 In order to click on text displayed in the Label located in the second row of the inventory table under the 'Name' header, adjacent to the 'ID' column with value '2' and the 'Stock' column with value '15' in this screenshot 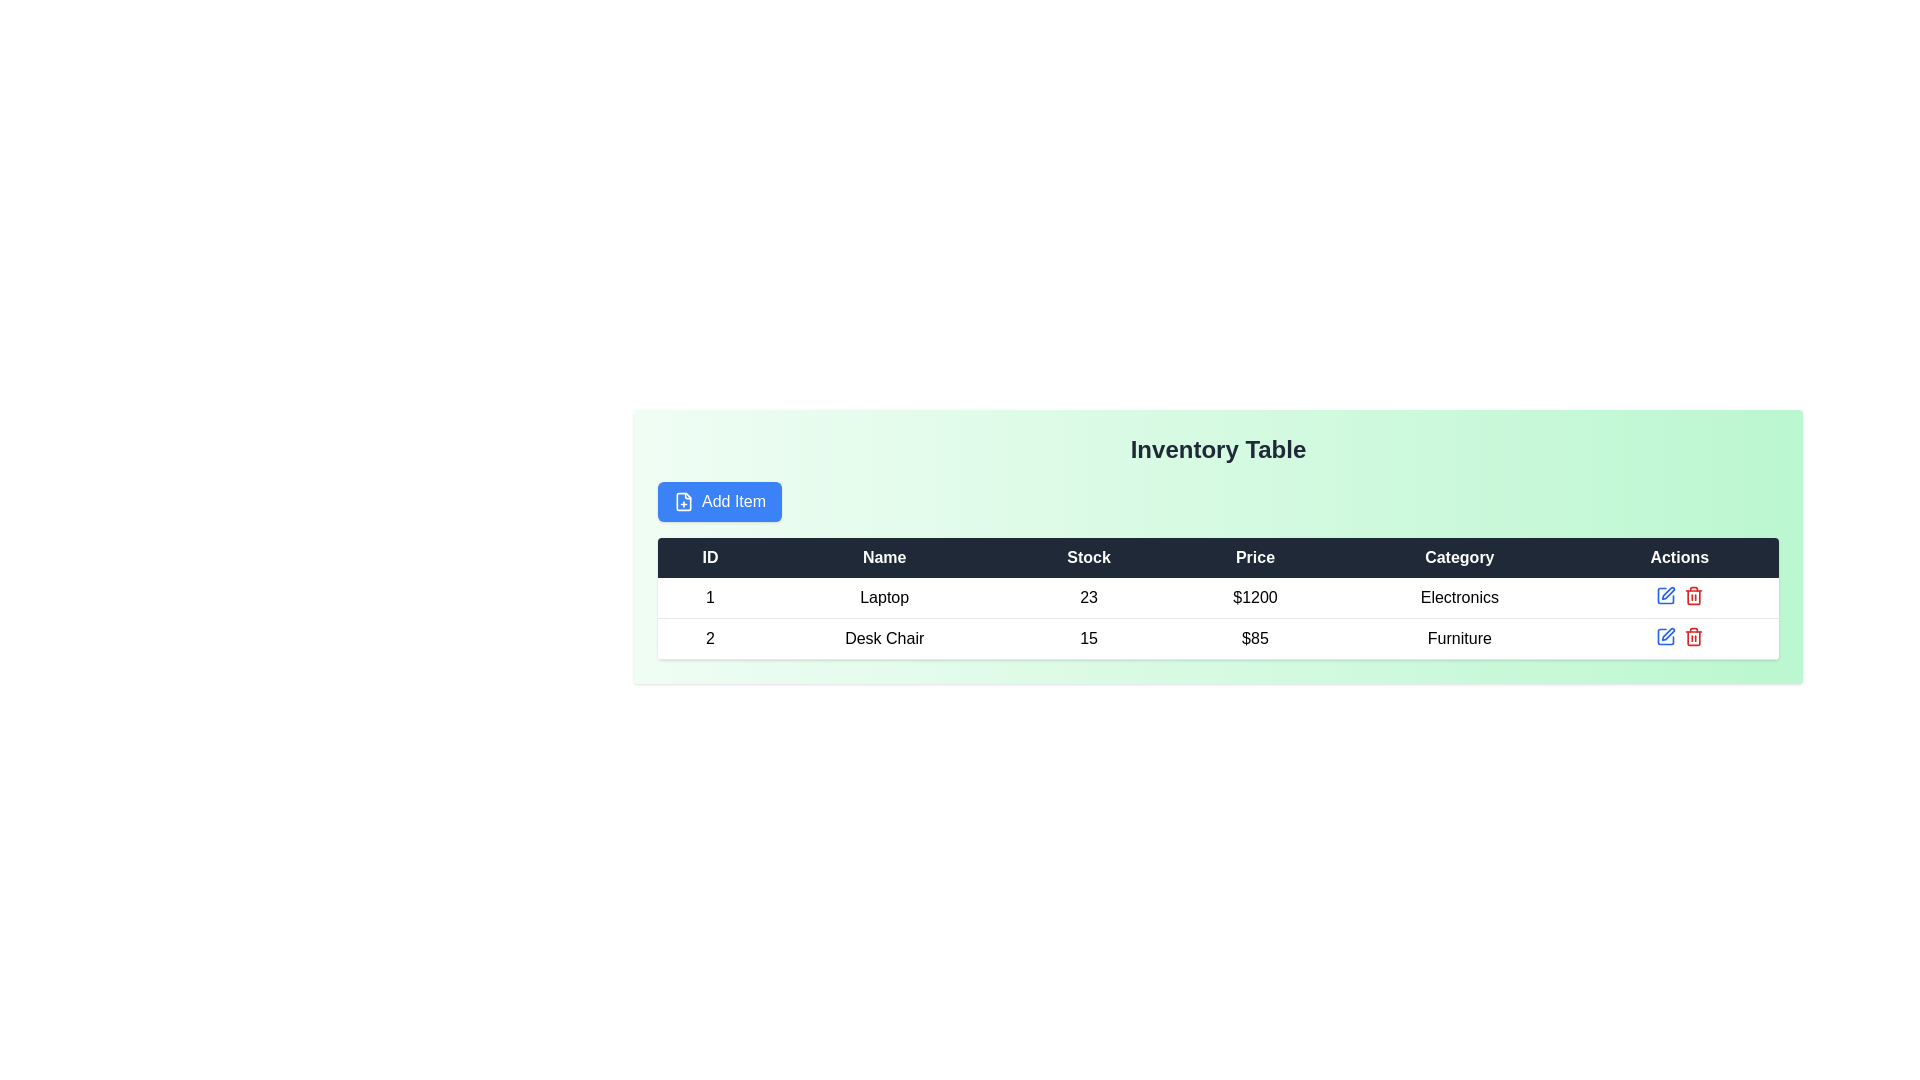, I will do `click(883, 639)`.